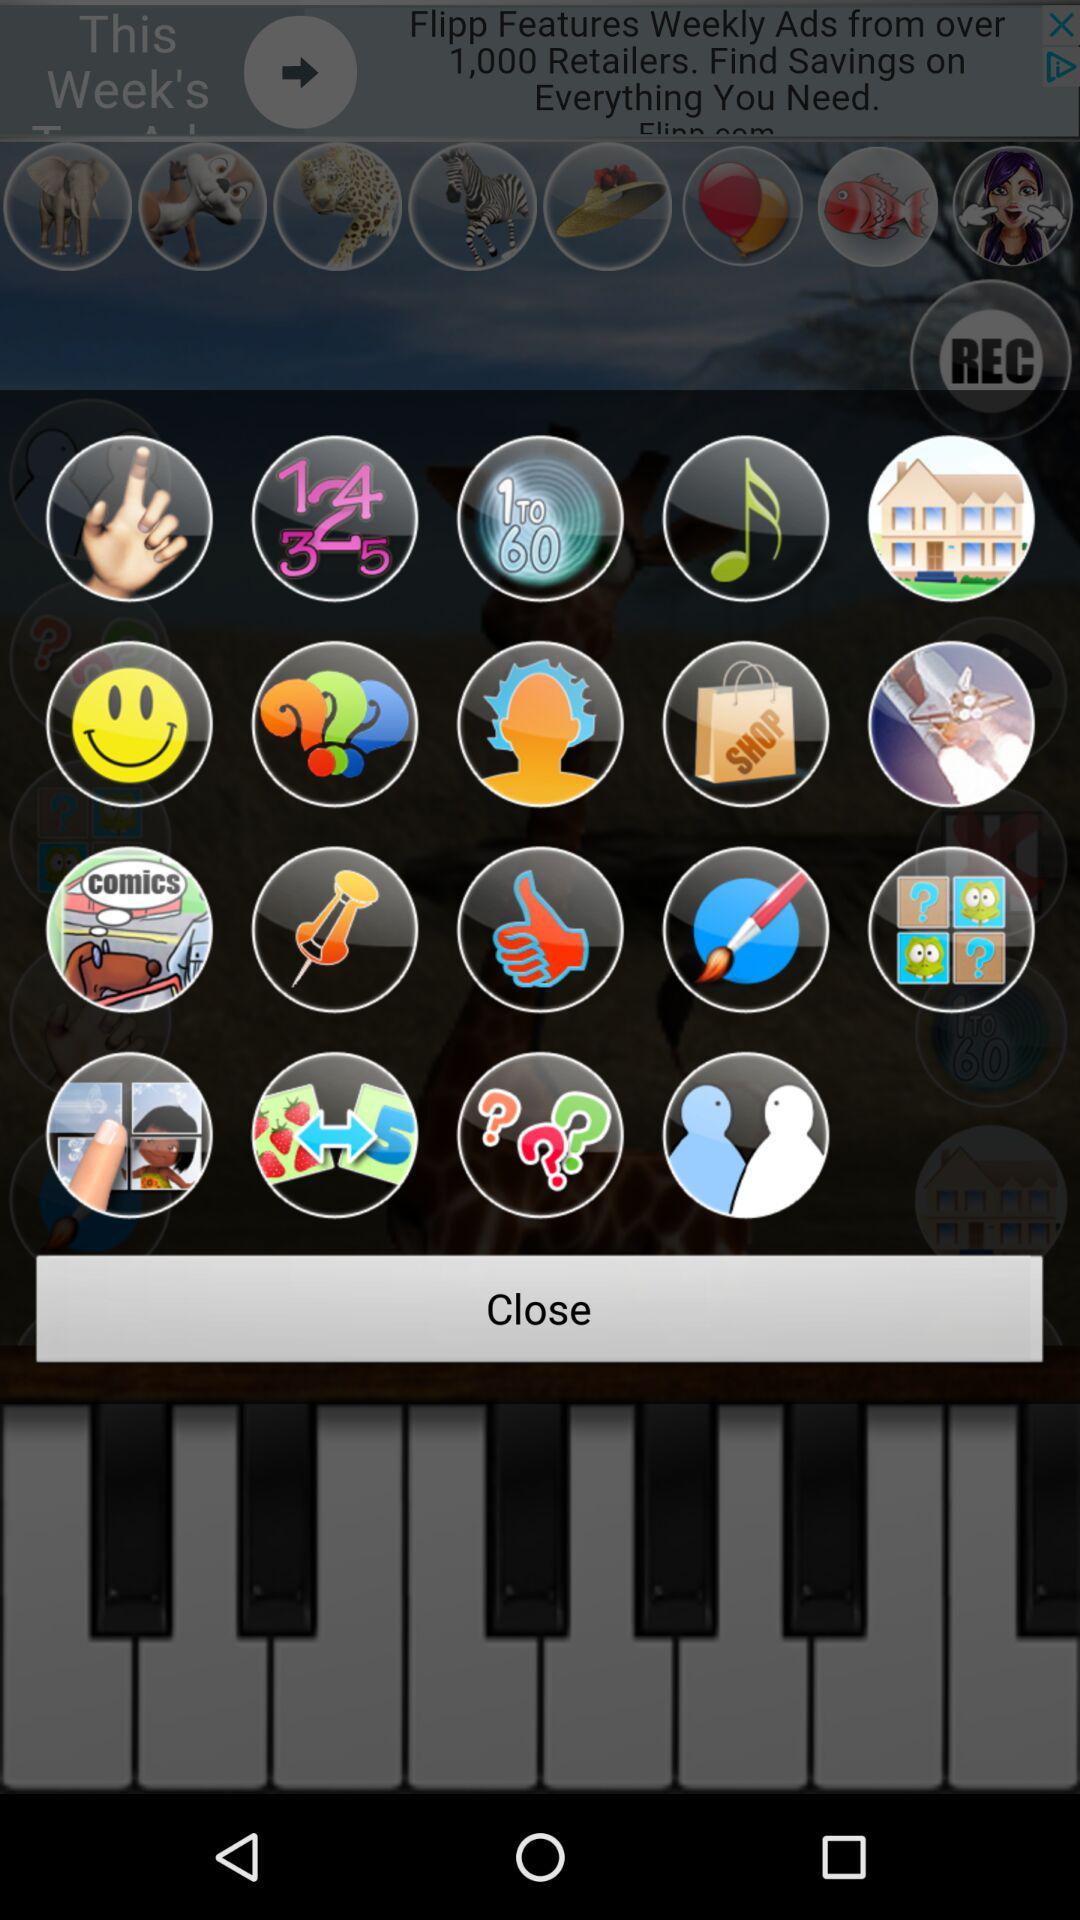 The height and width of the screenshot is (1920, 1080). I want to click on the national_flag icon, so click(128, 995).